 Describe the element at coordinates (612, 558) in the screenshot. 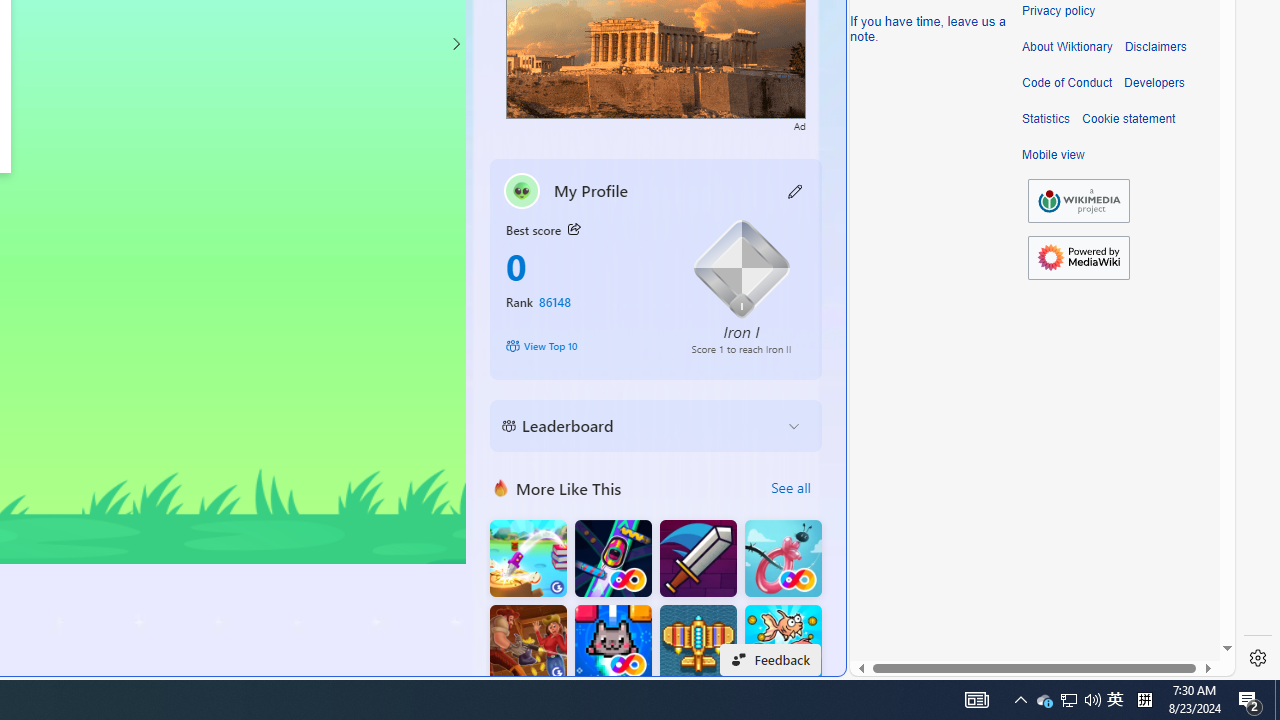

I see `'Bumper Car FRVR'` at that location.